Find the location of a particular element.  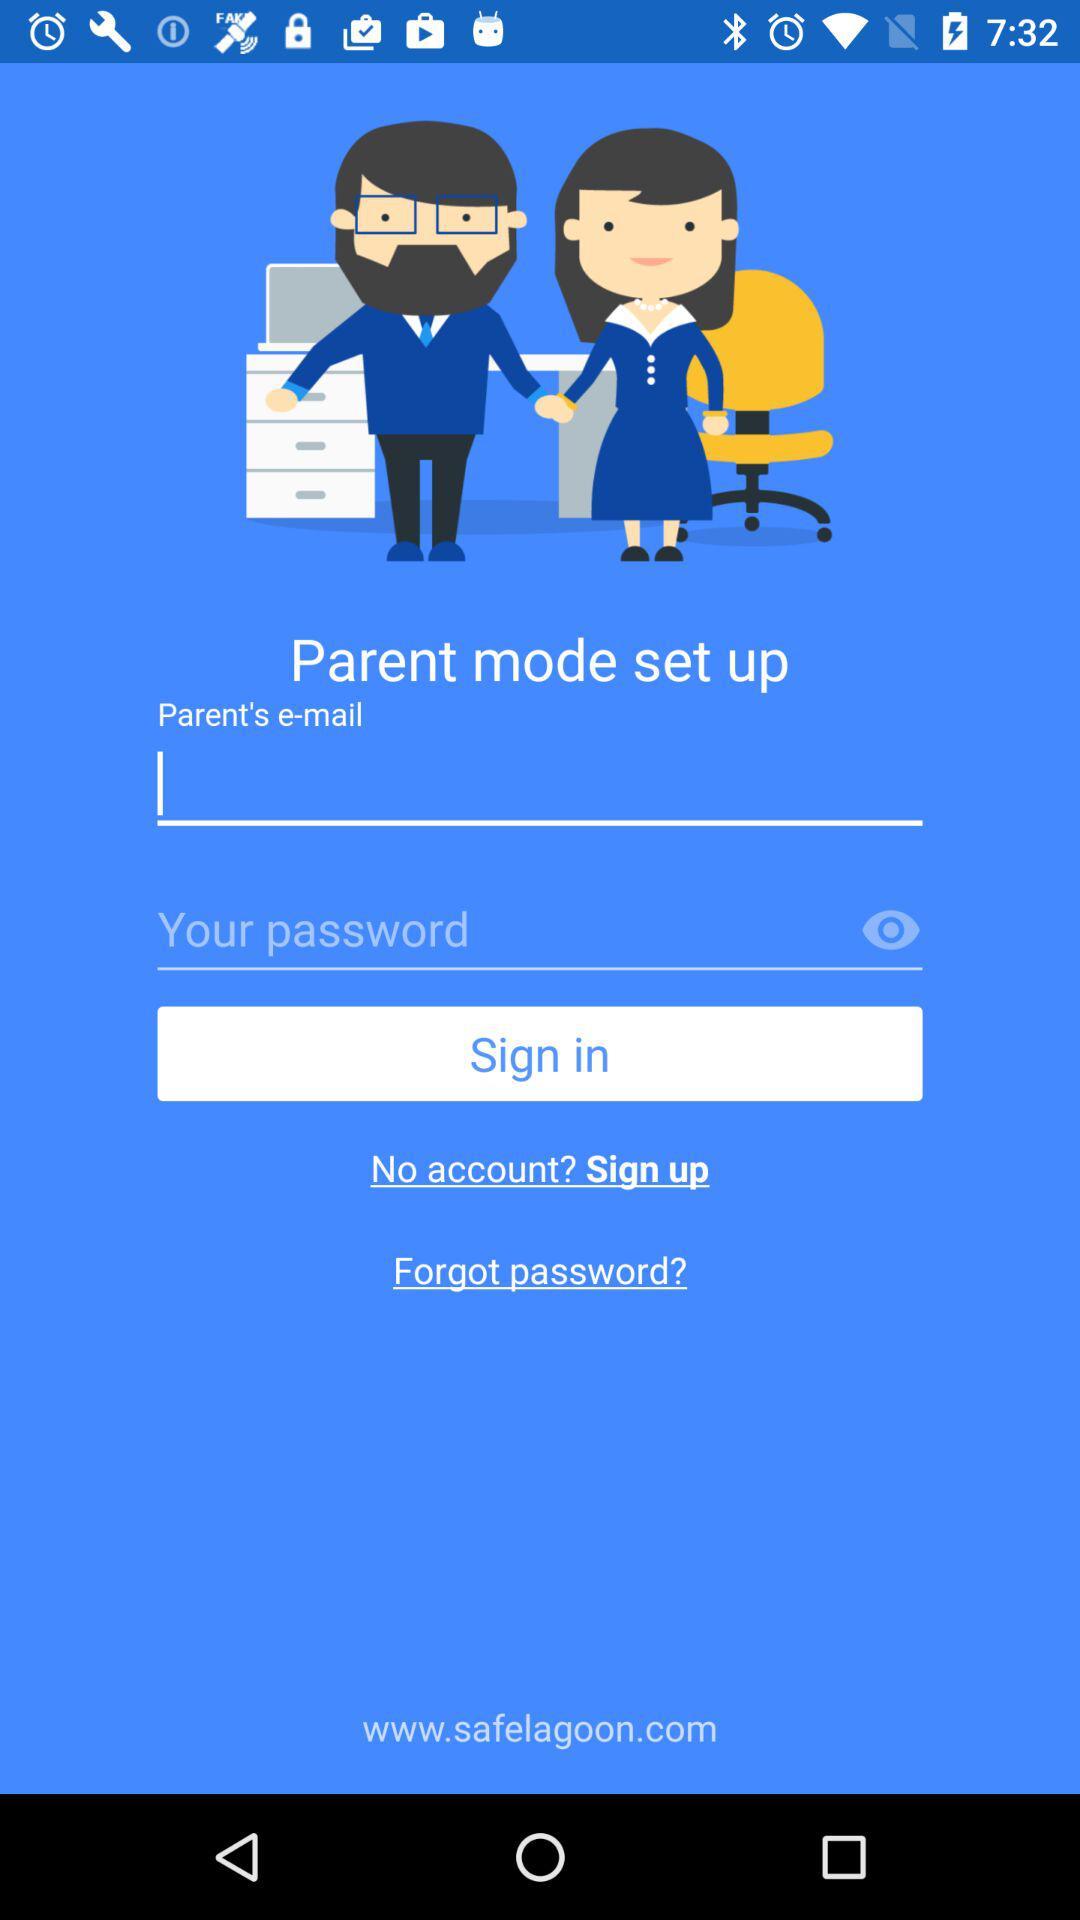

the visibility icon is located at coordinates (890, 930).